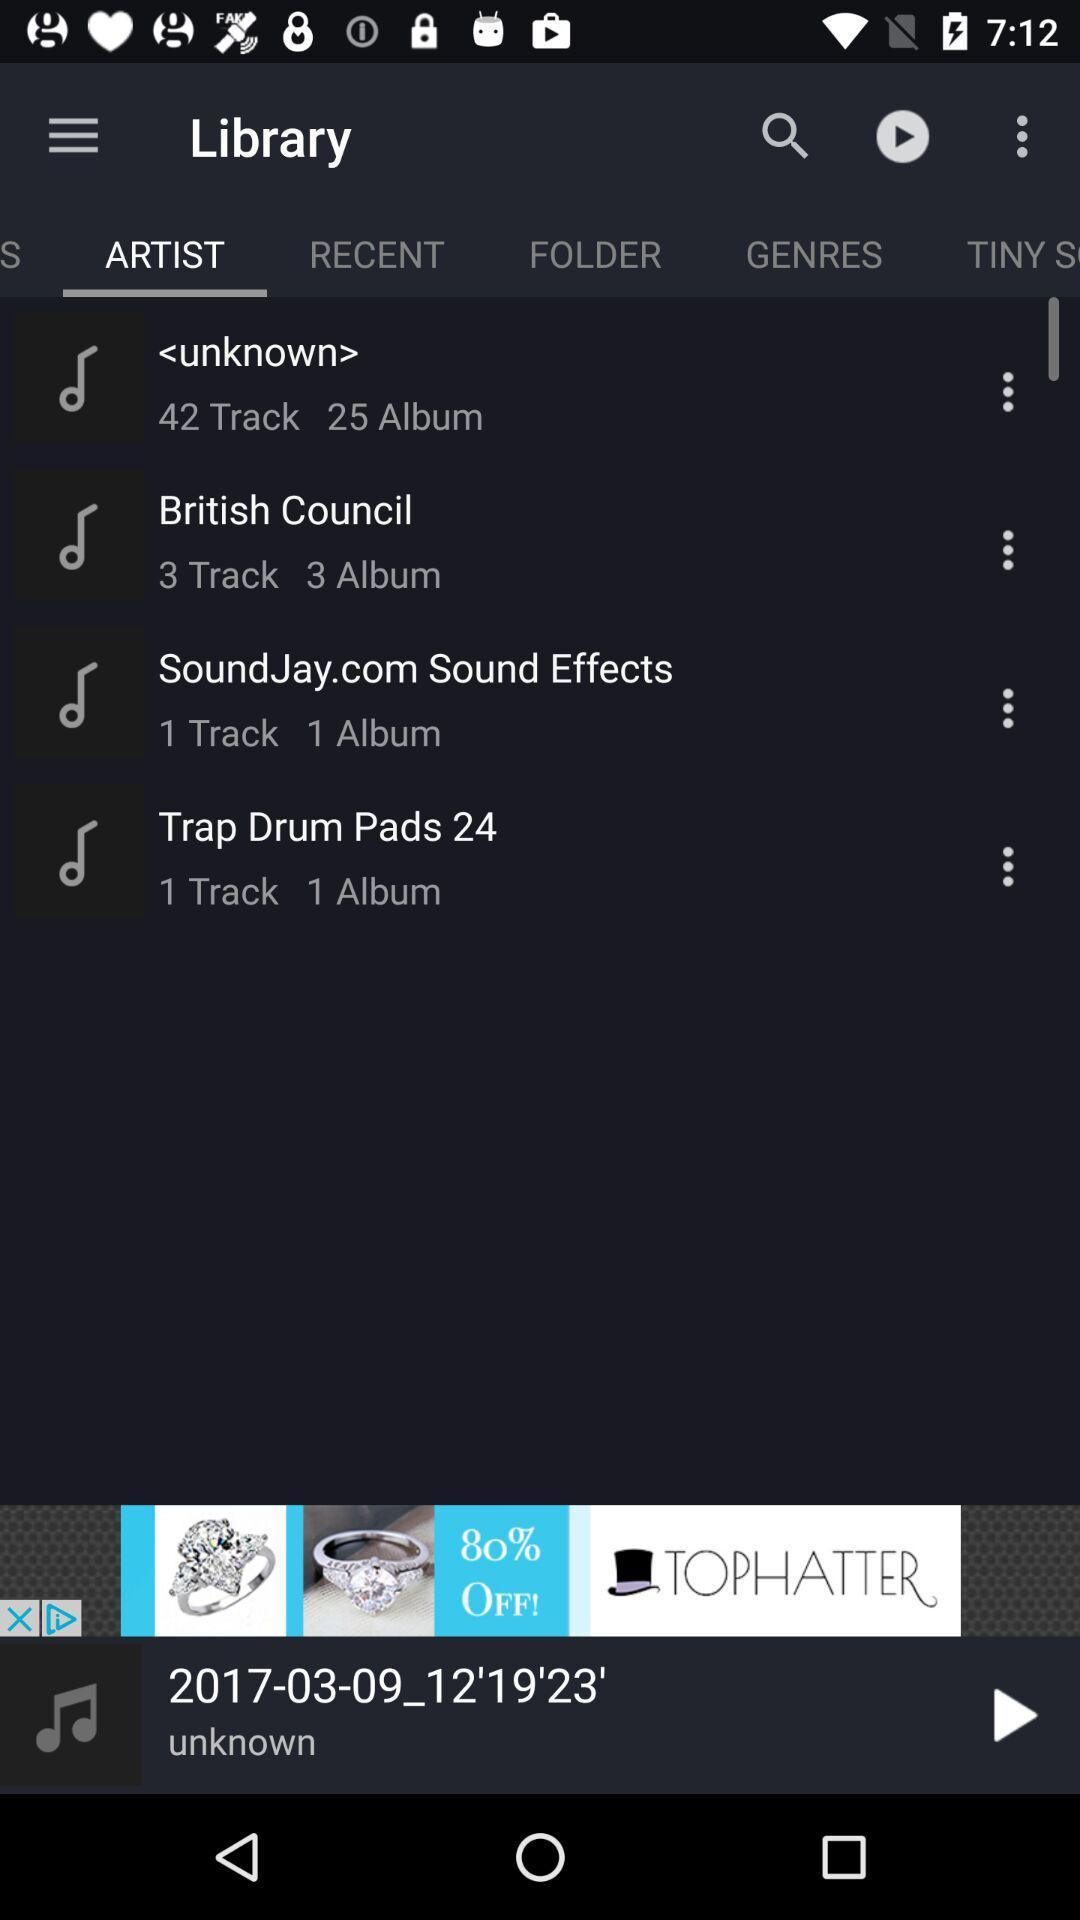 The height and width of the screenshot is (1920, 1080). I want to click on icon which is at the last of the list, so click(972, 850).